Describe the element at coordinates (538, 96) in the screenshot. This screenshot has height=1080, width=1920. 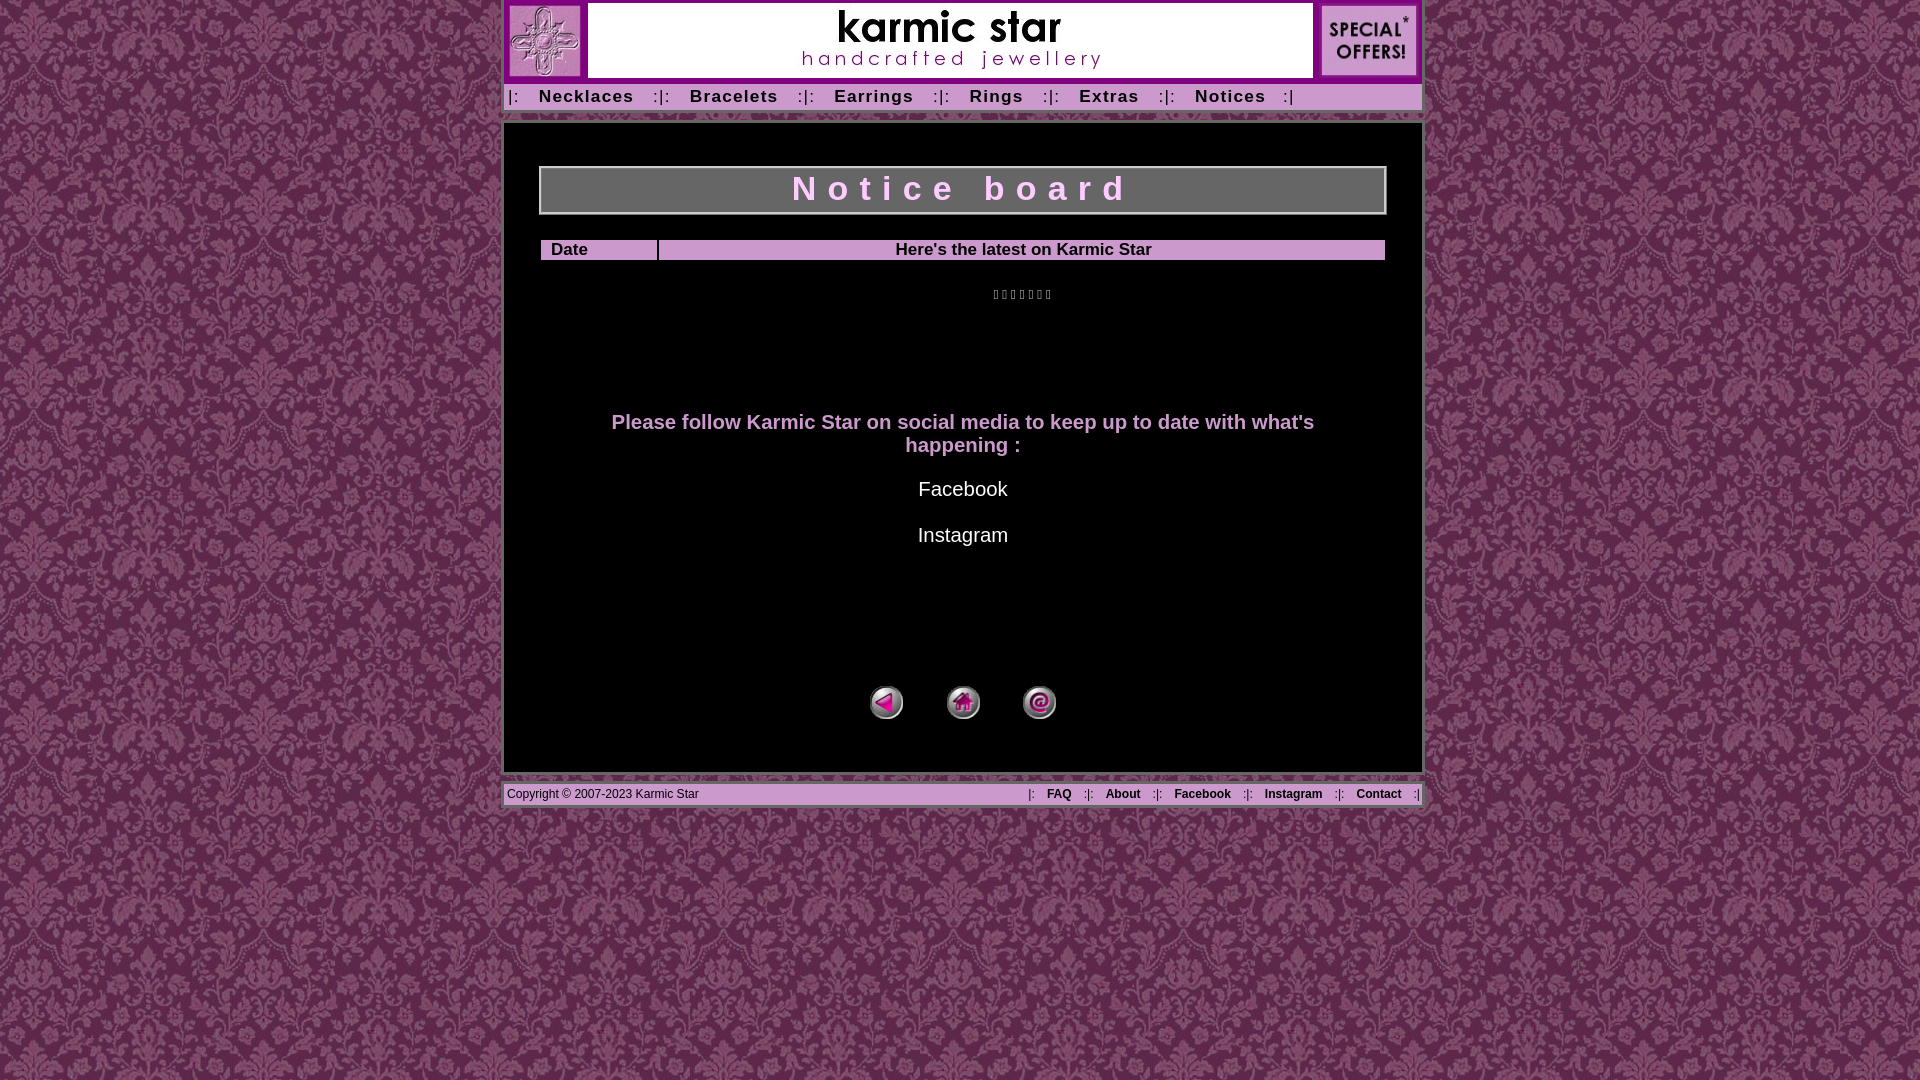
I see `'Necklaces'` at that location.